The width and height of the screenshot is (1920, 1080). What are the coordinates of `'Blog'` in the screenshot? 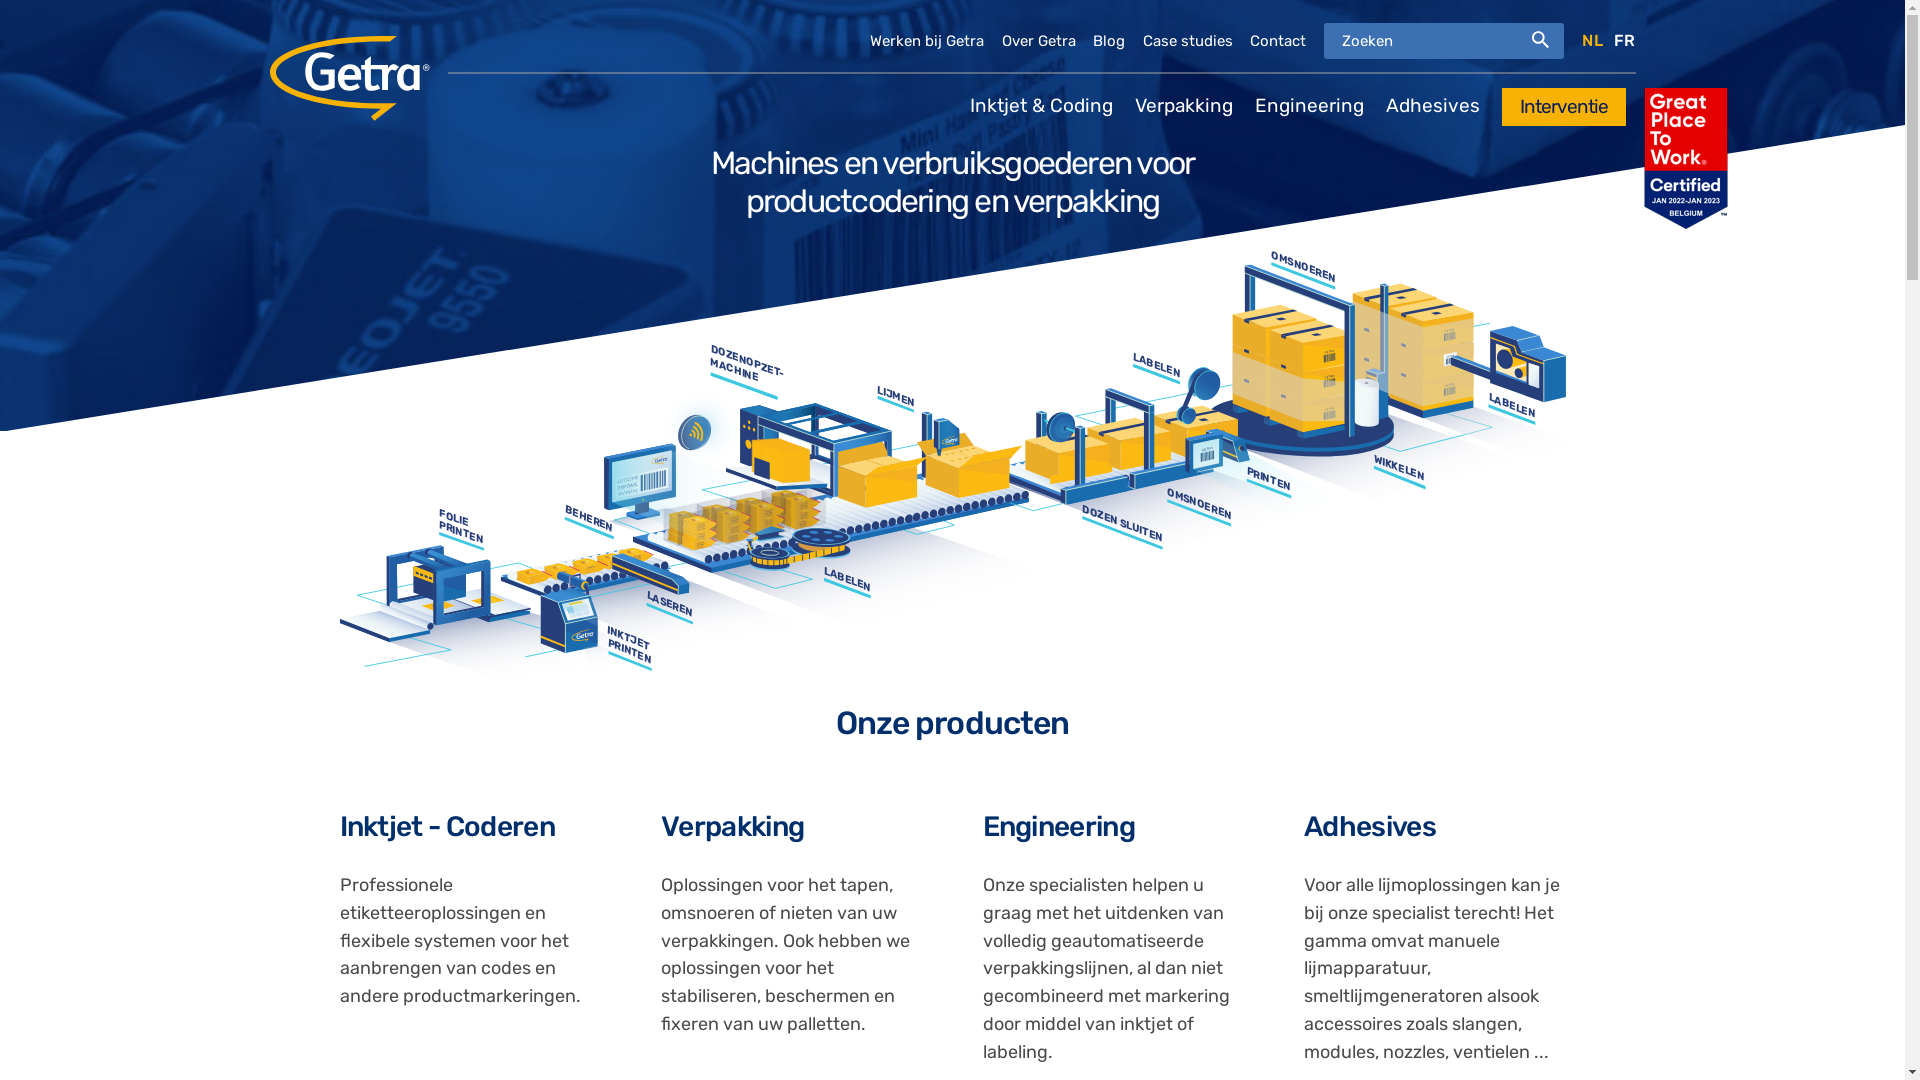 It's located at (1107, 41).